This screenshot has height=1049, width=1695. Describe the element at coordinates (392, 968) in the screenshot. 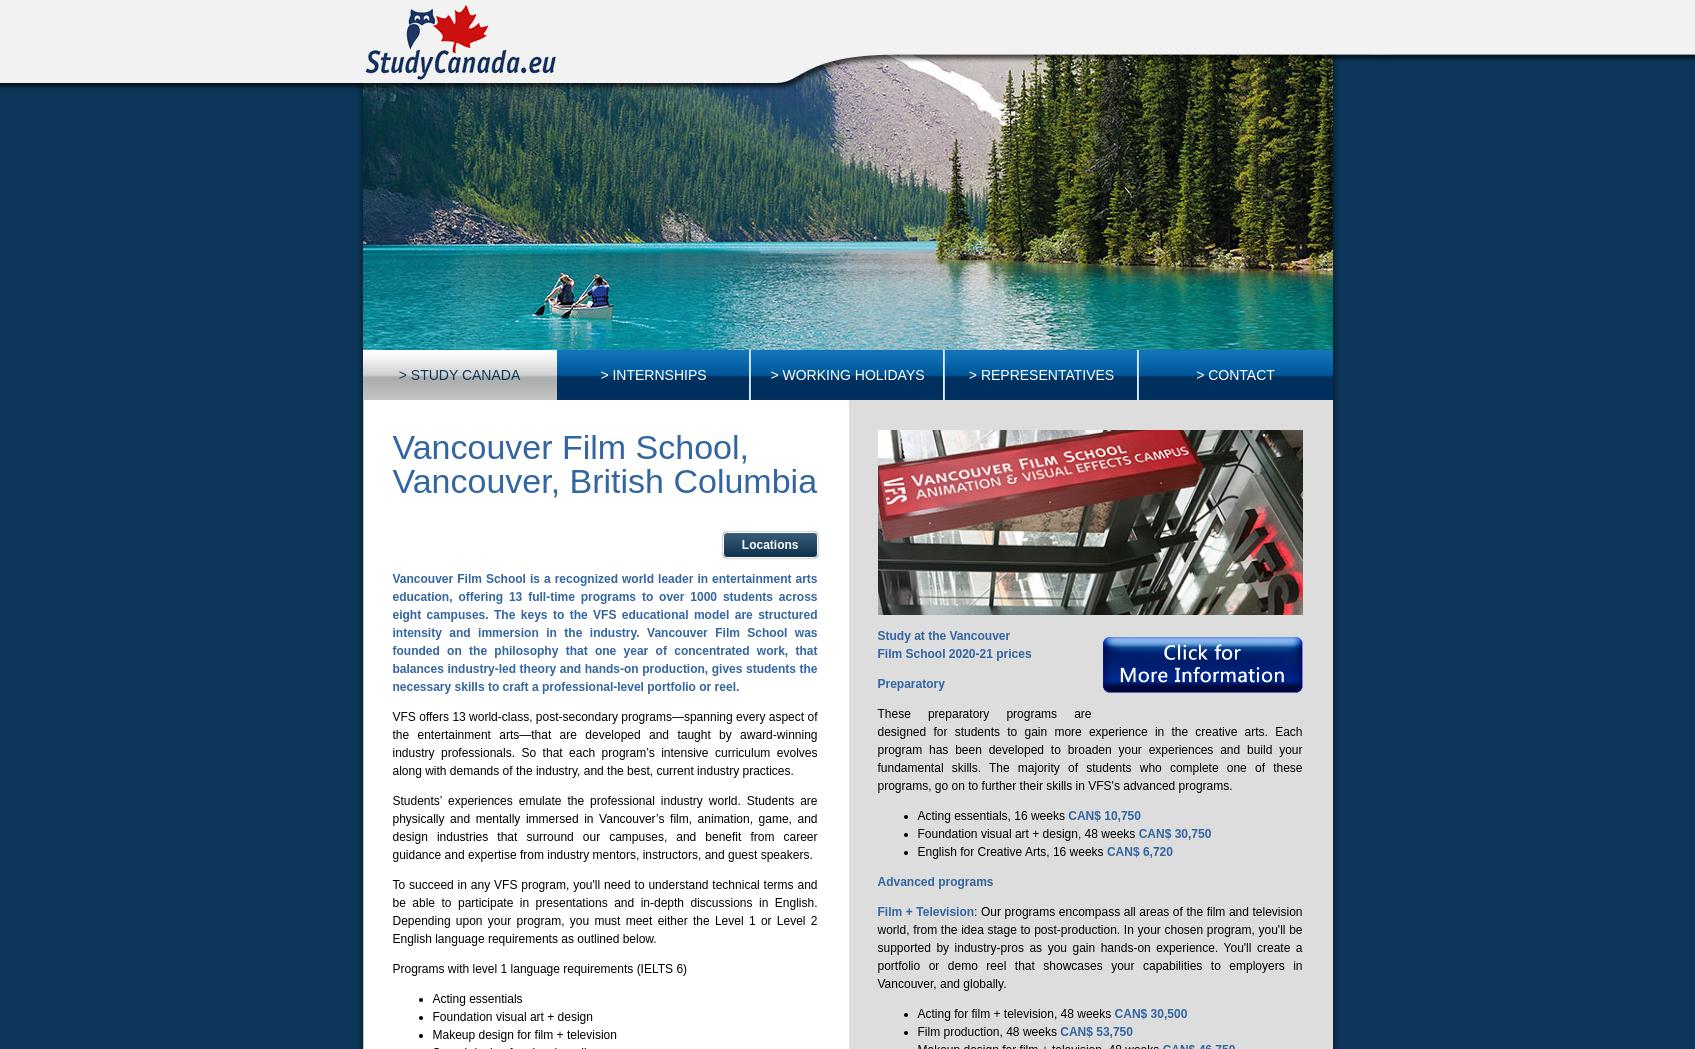

I see `'Programs with level 1 language requirements (IELTS 6)'` at that location.